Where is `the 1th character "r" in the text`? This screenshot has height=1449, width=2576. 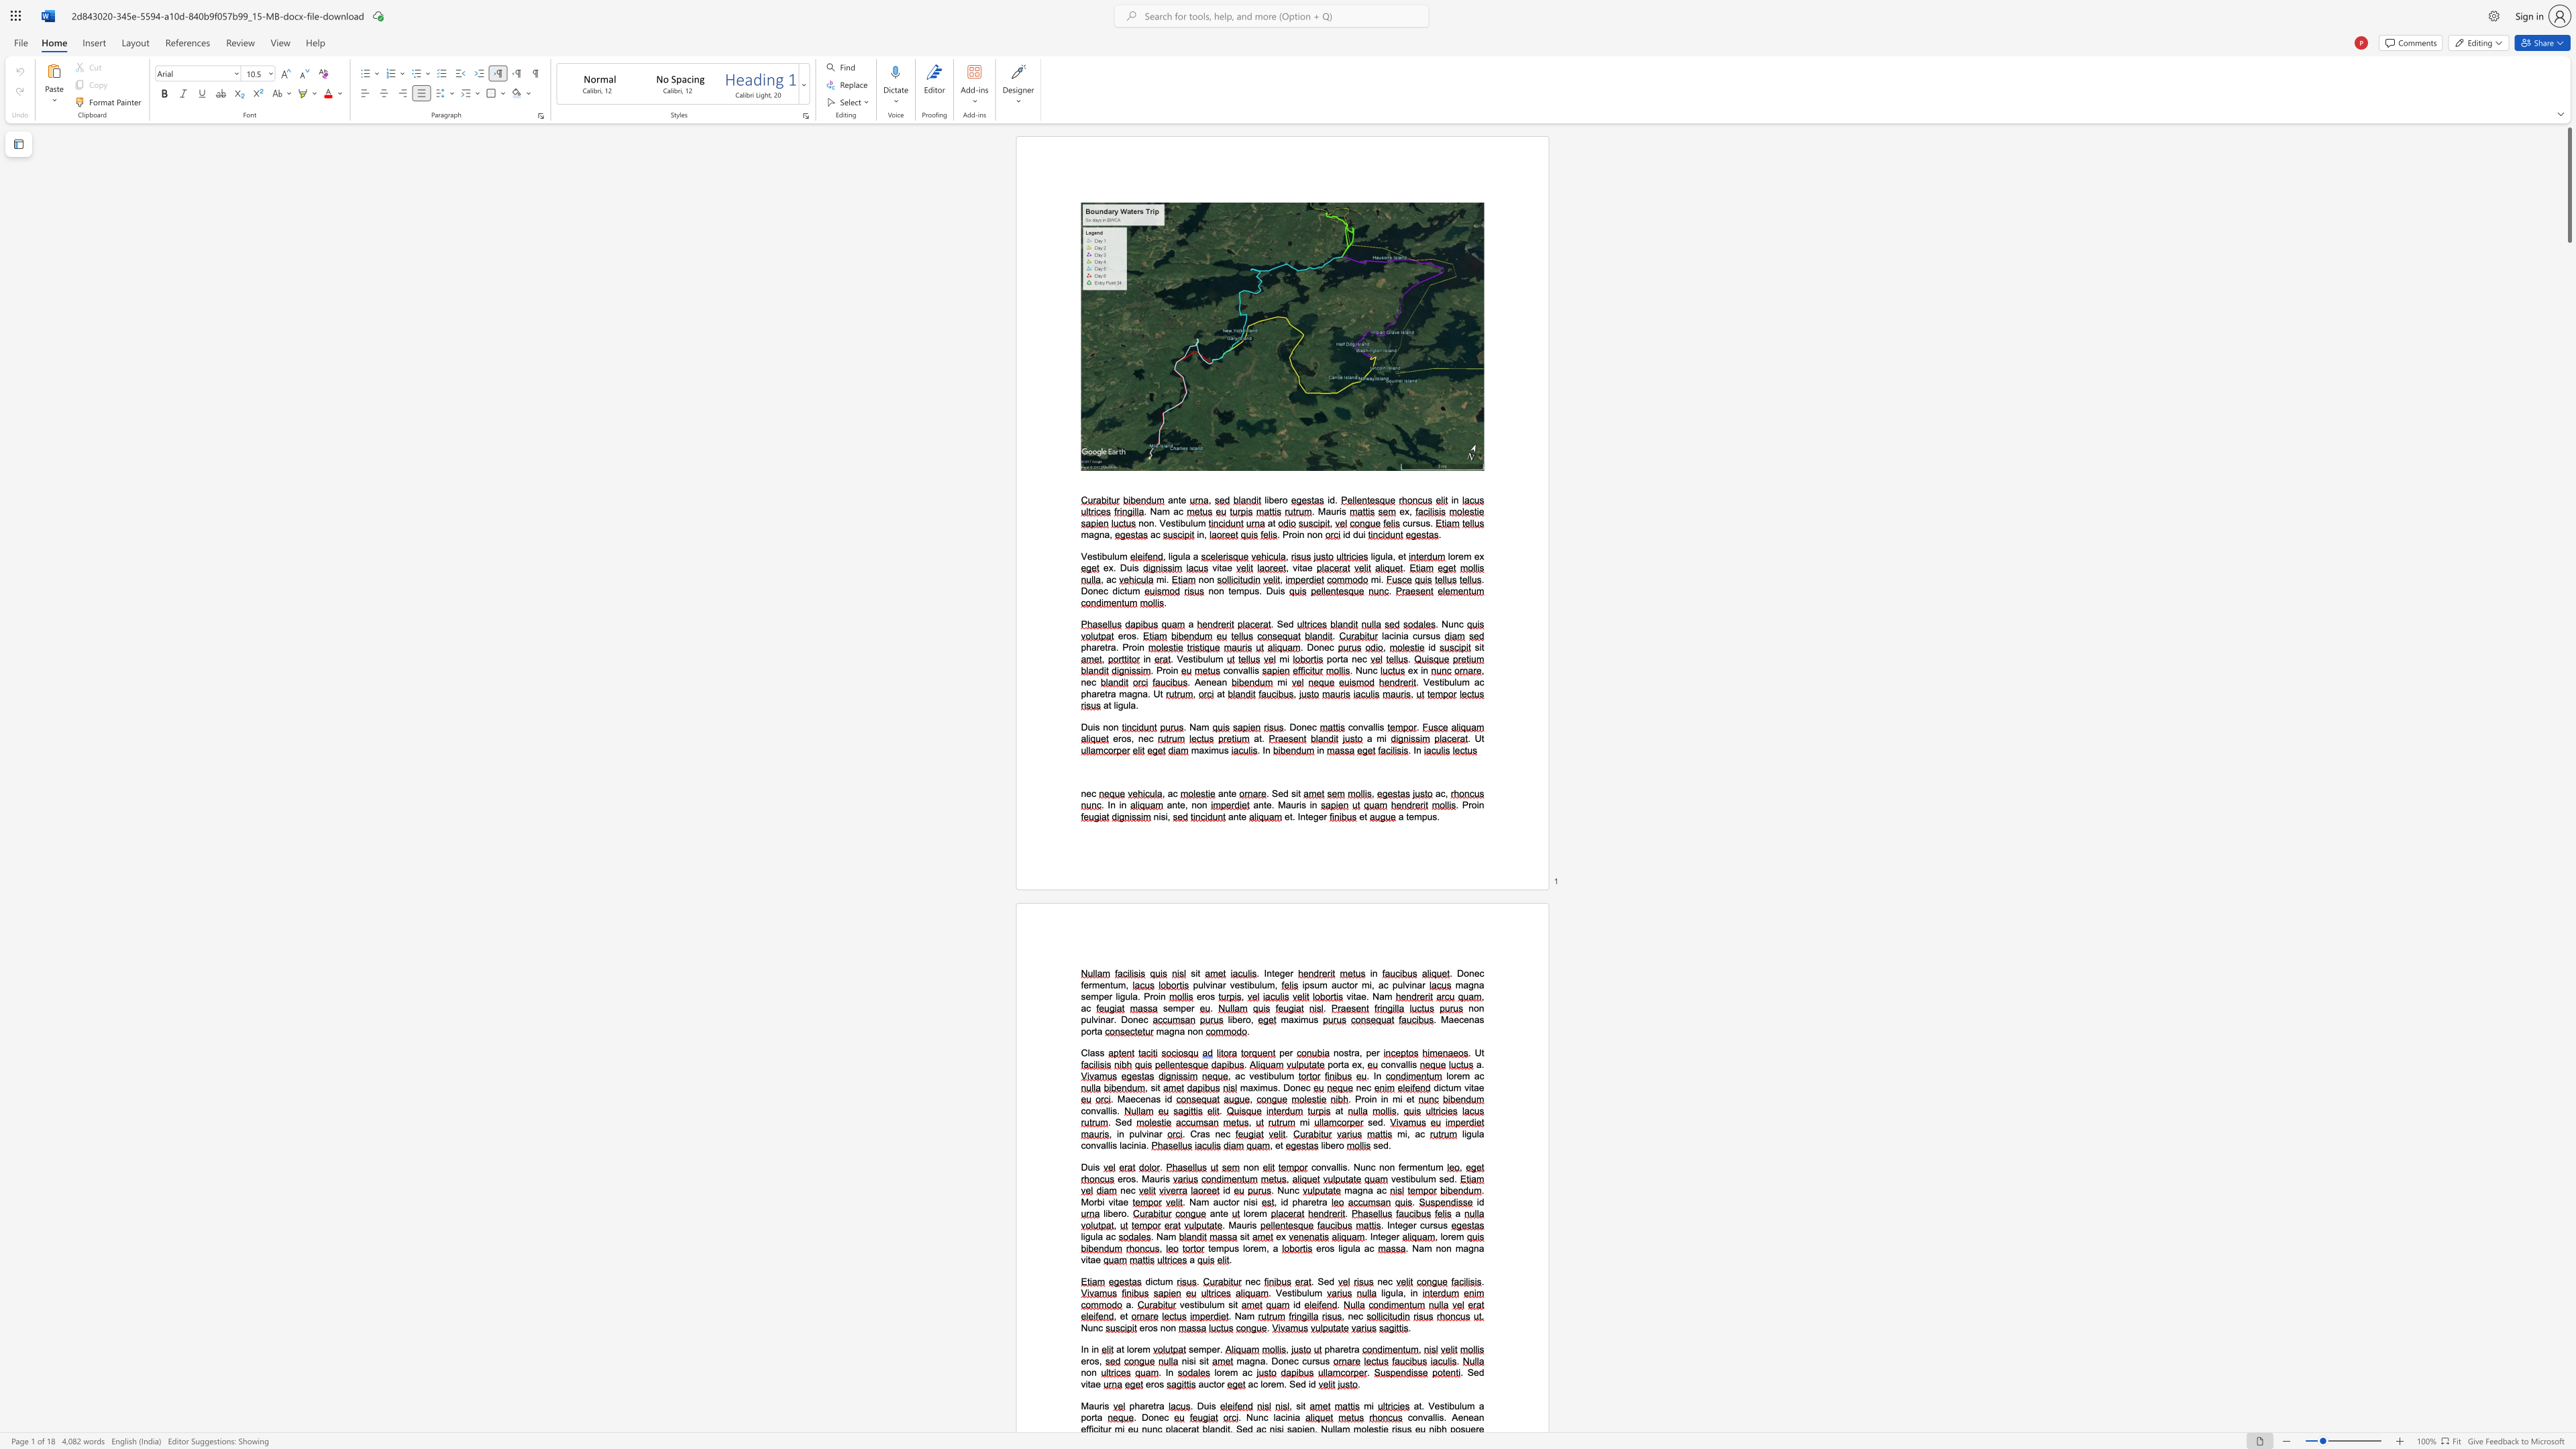 the 1th character "r" in the text is located at coordinates (1352, 1051).